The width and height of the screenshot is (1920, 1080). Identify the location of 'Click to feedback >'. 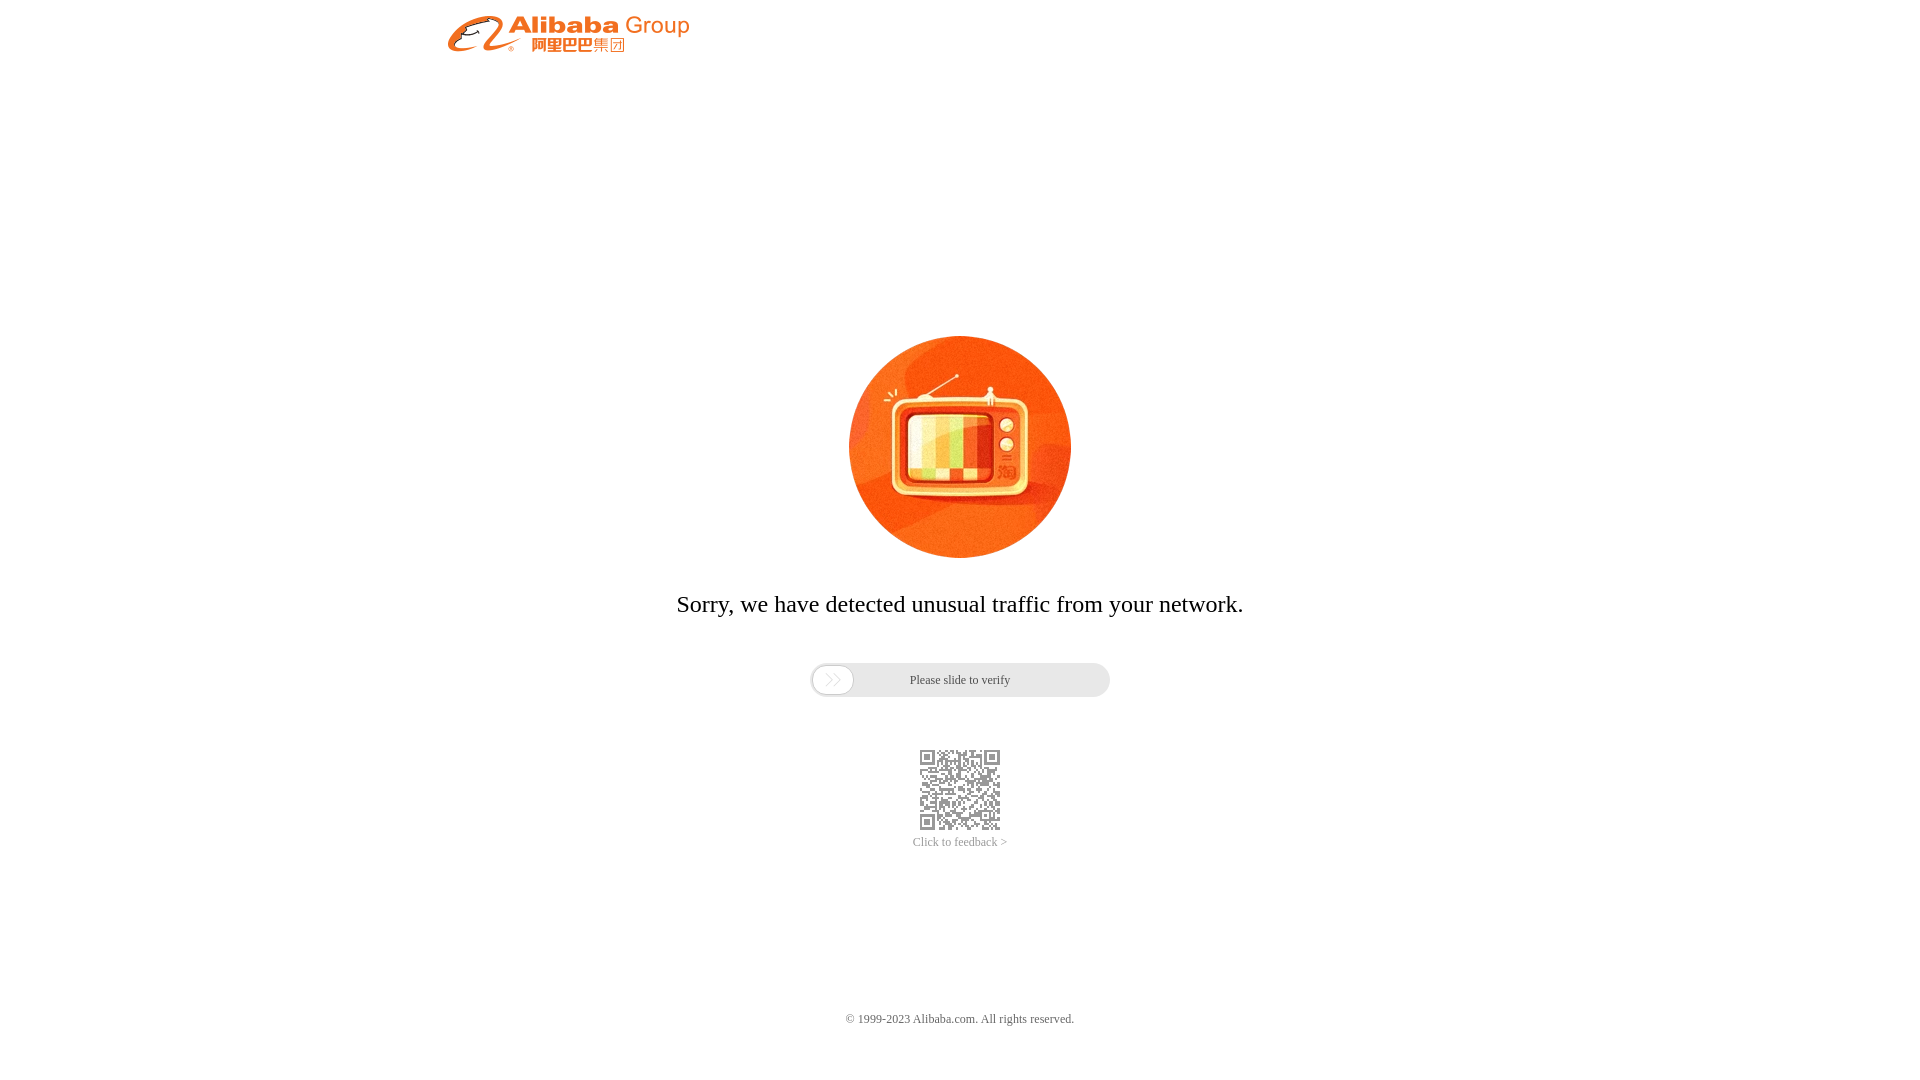
(960, 842).